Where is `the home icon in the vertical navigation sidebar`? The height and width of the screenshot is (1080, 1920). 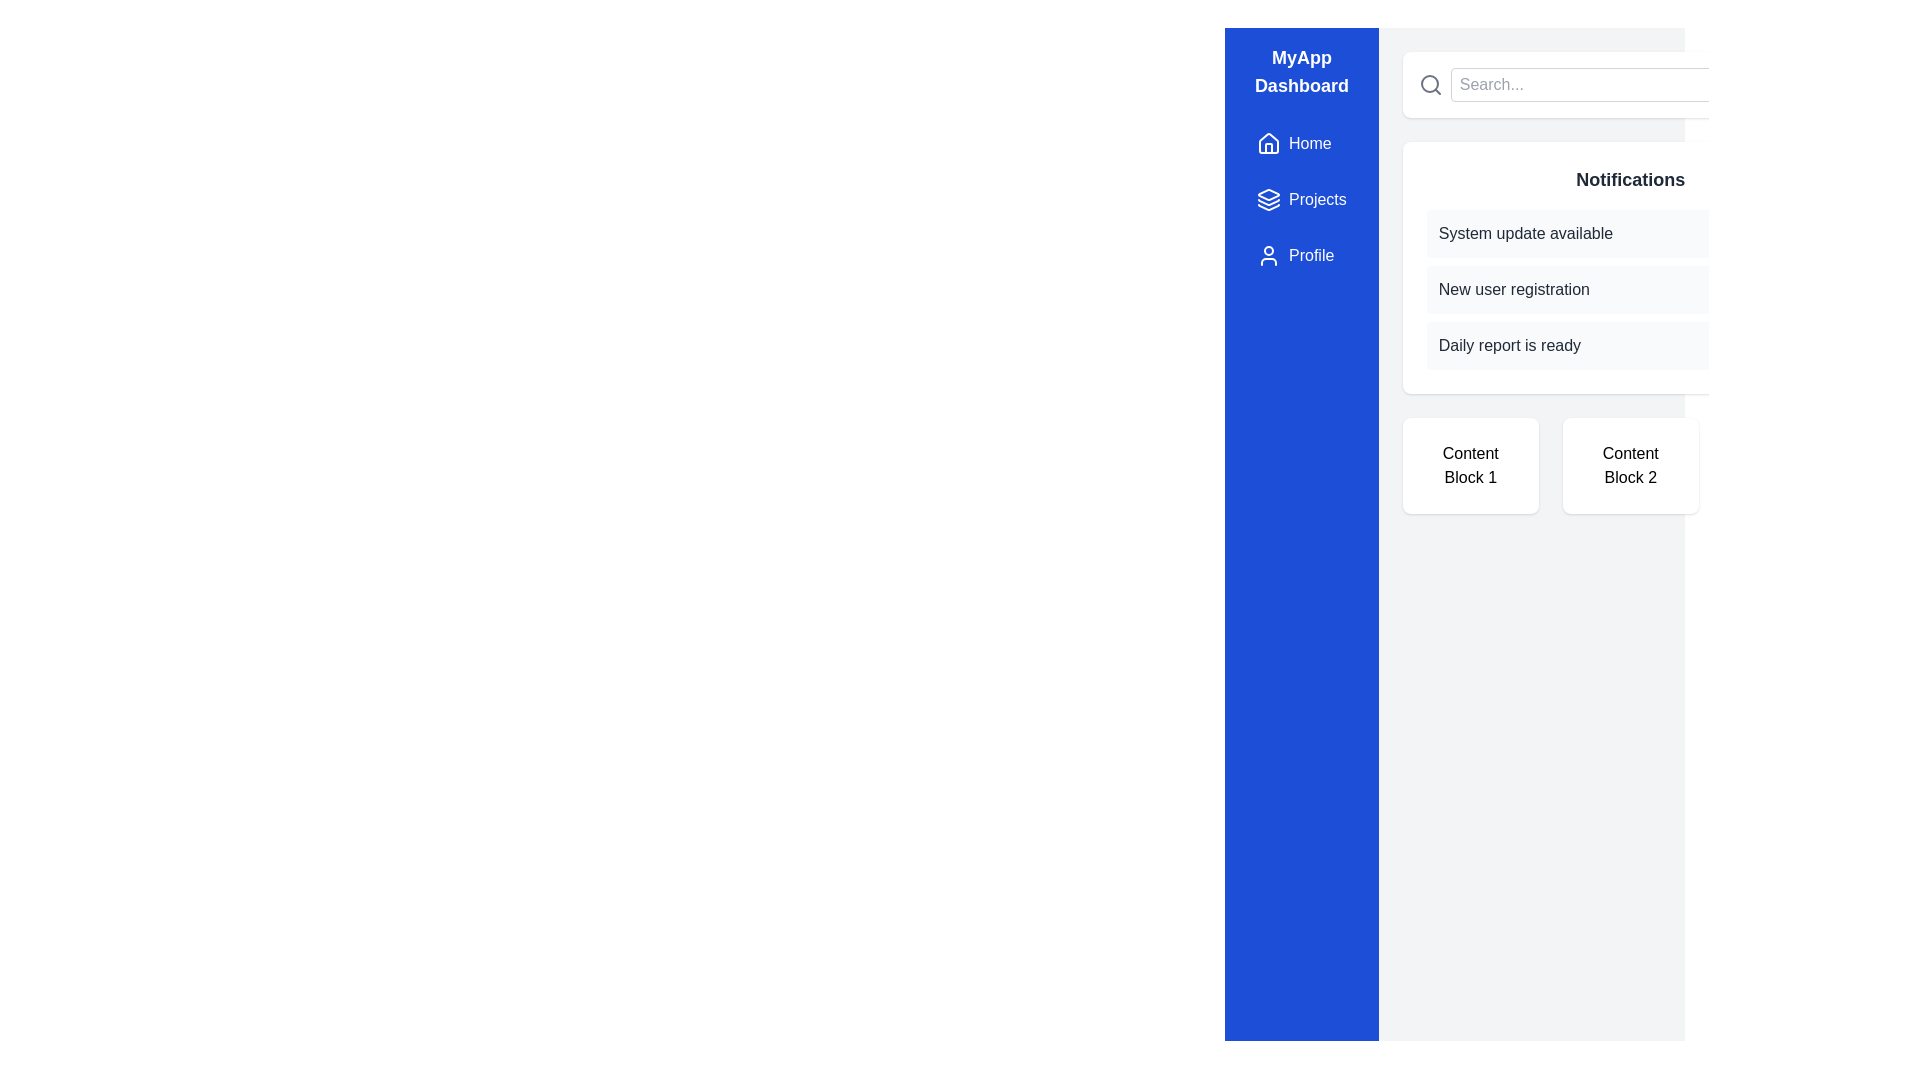
the home icon in the vertical navigation sidebar is located at coordinates (1267, 141).